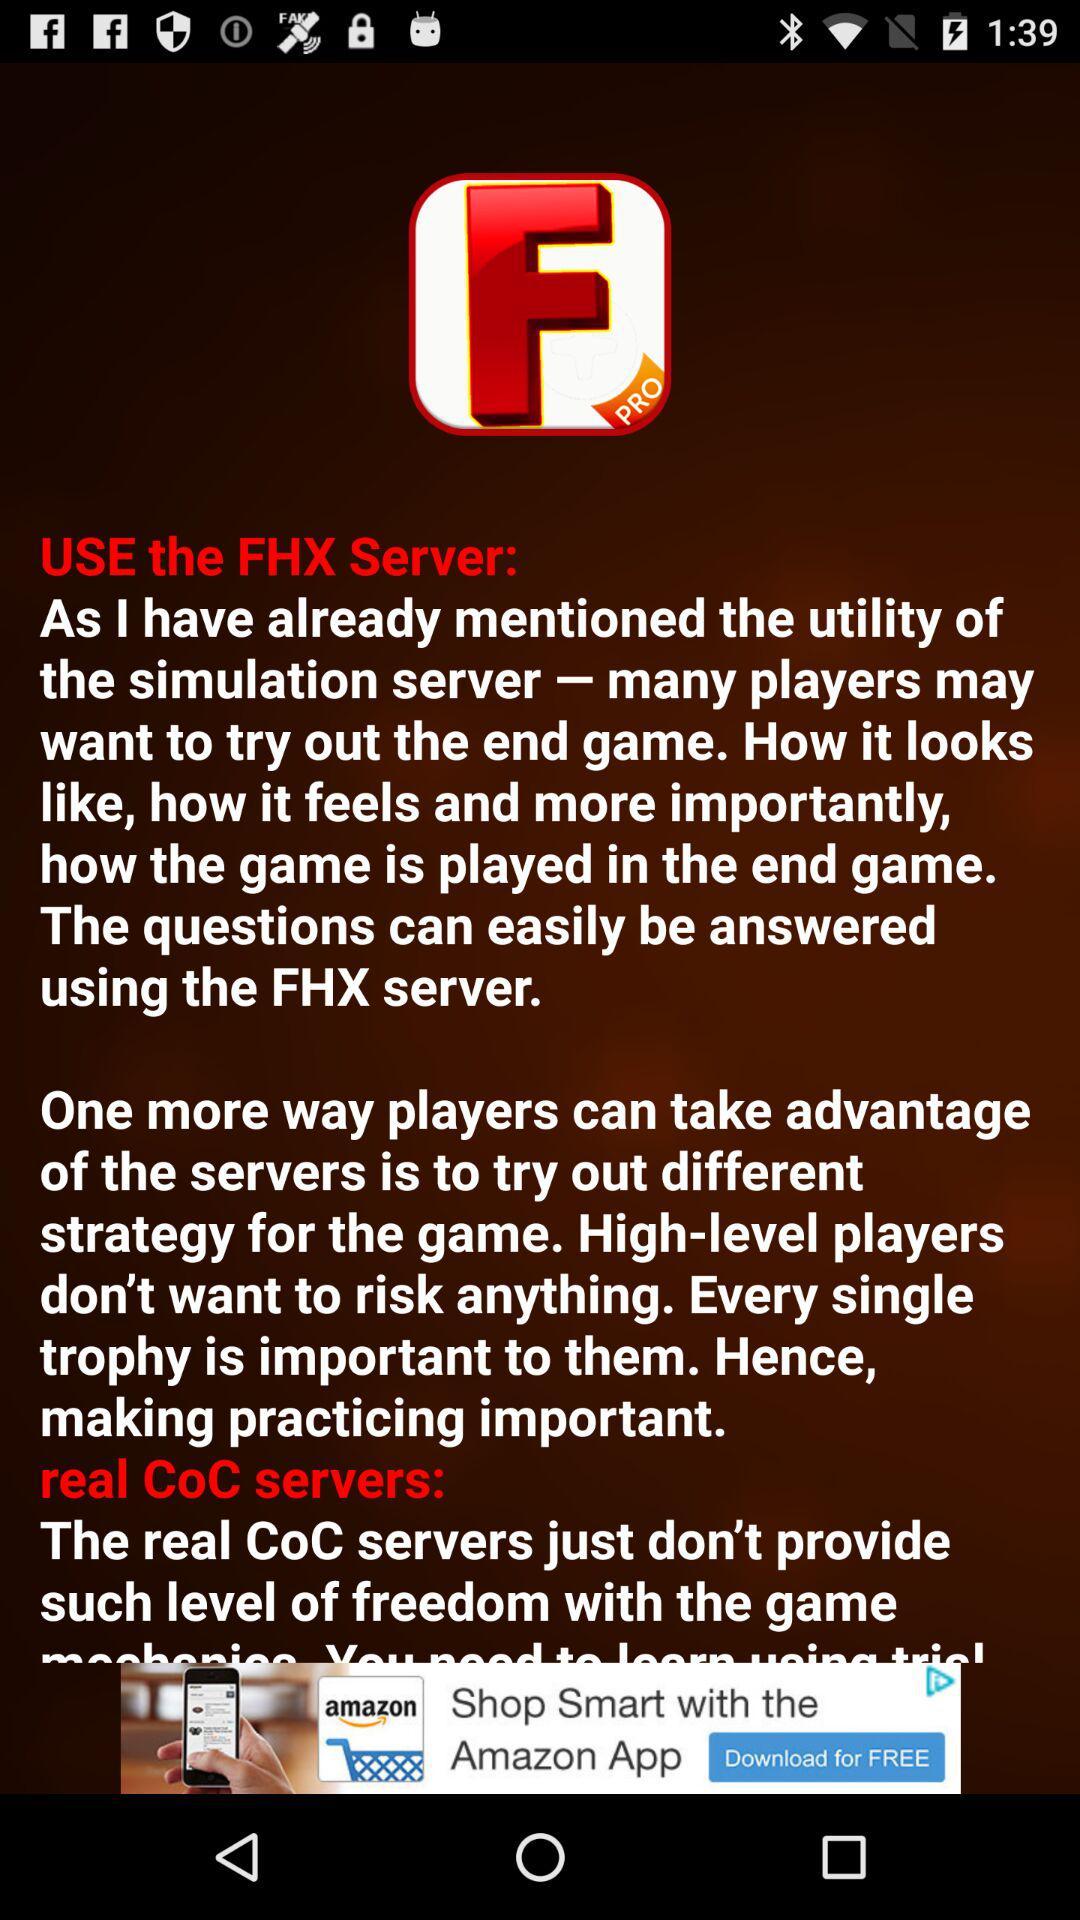 The width and height of the screenshot is (1080, 1920). I want to click on advertisement button, so click(540, 1727).